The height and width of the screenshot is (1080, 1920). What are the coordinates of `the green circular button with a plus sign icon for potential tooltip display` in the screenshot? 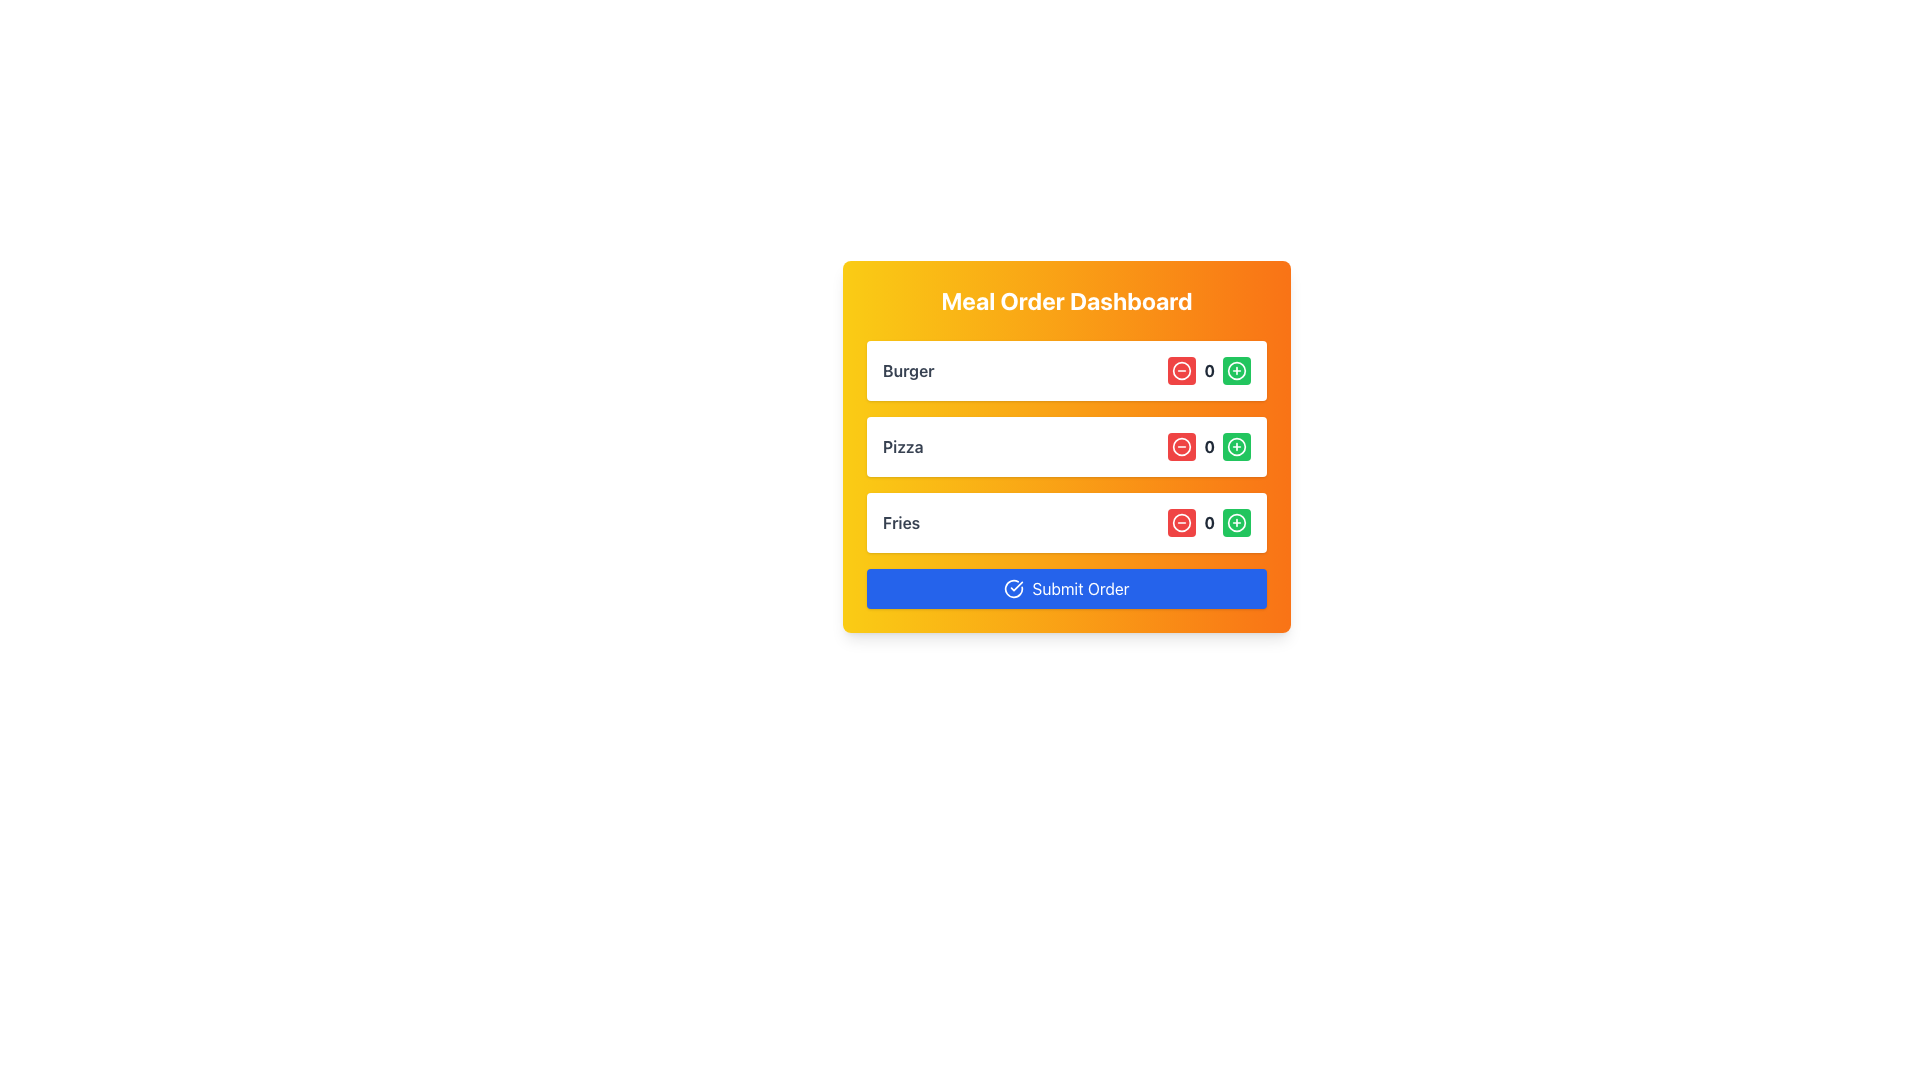 It's located at (1236, 522).